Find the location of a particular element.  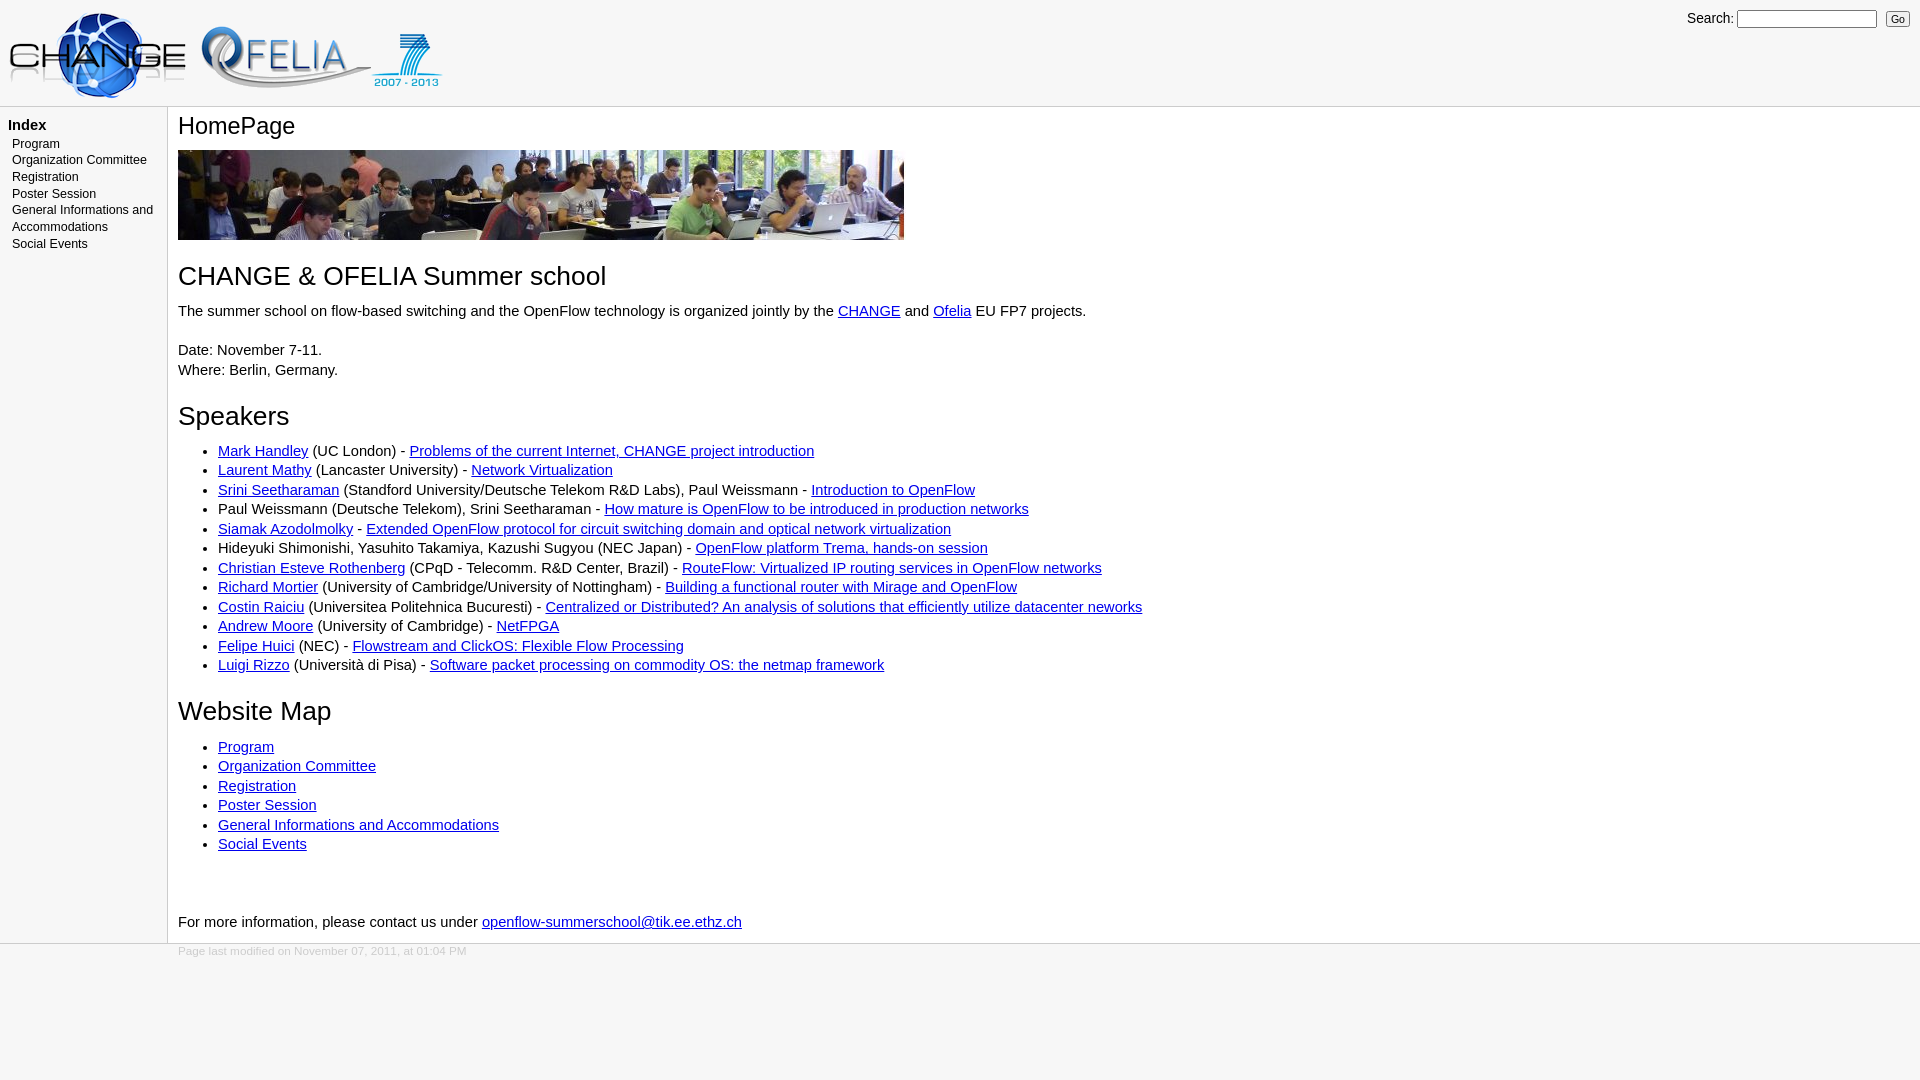

'NetFPGA' is located at coordinates (528, 624).